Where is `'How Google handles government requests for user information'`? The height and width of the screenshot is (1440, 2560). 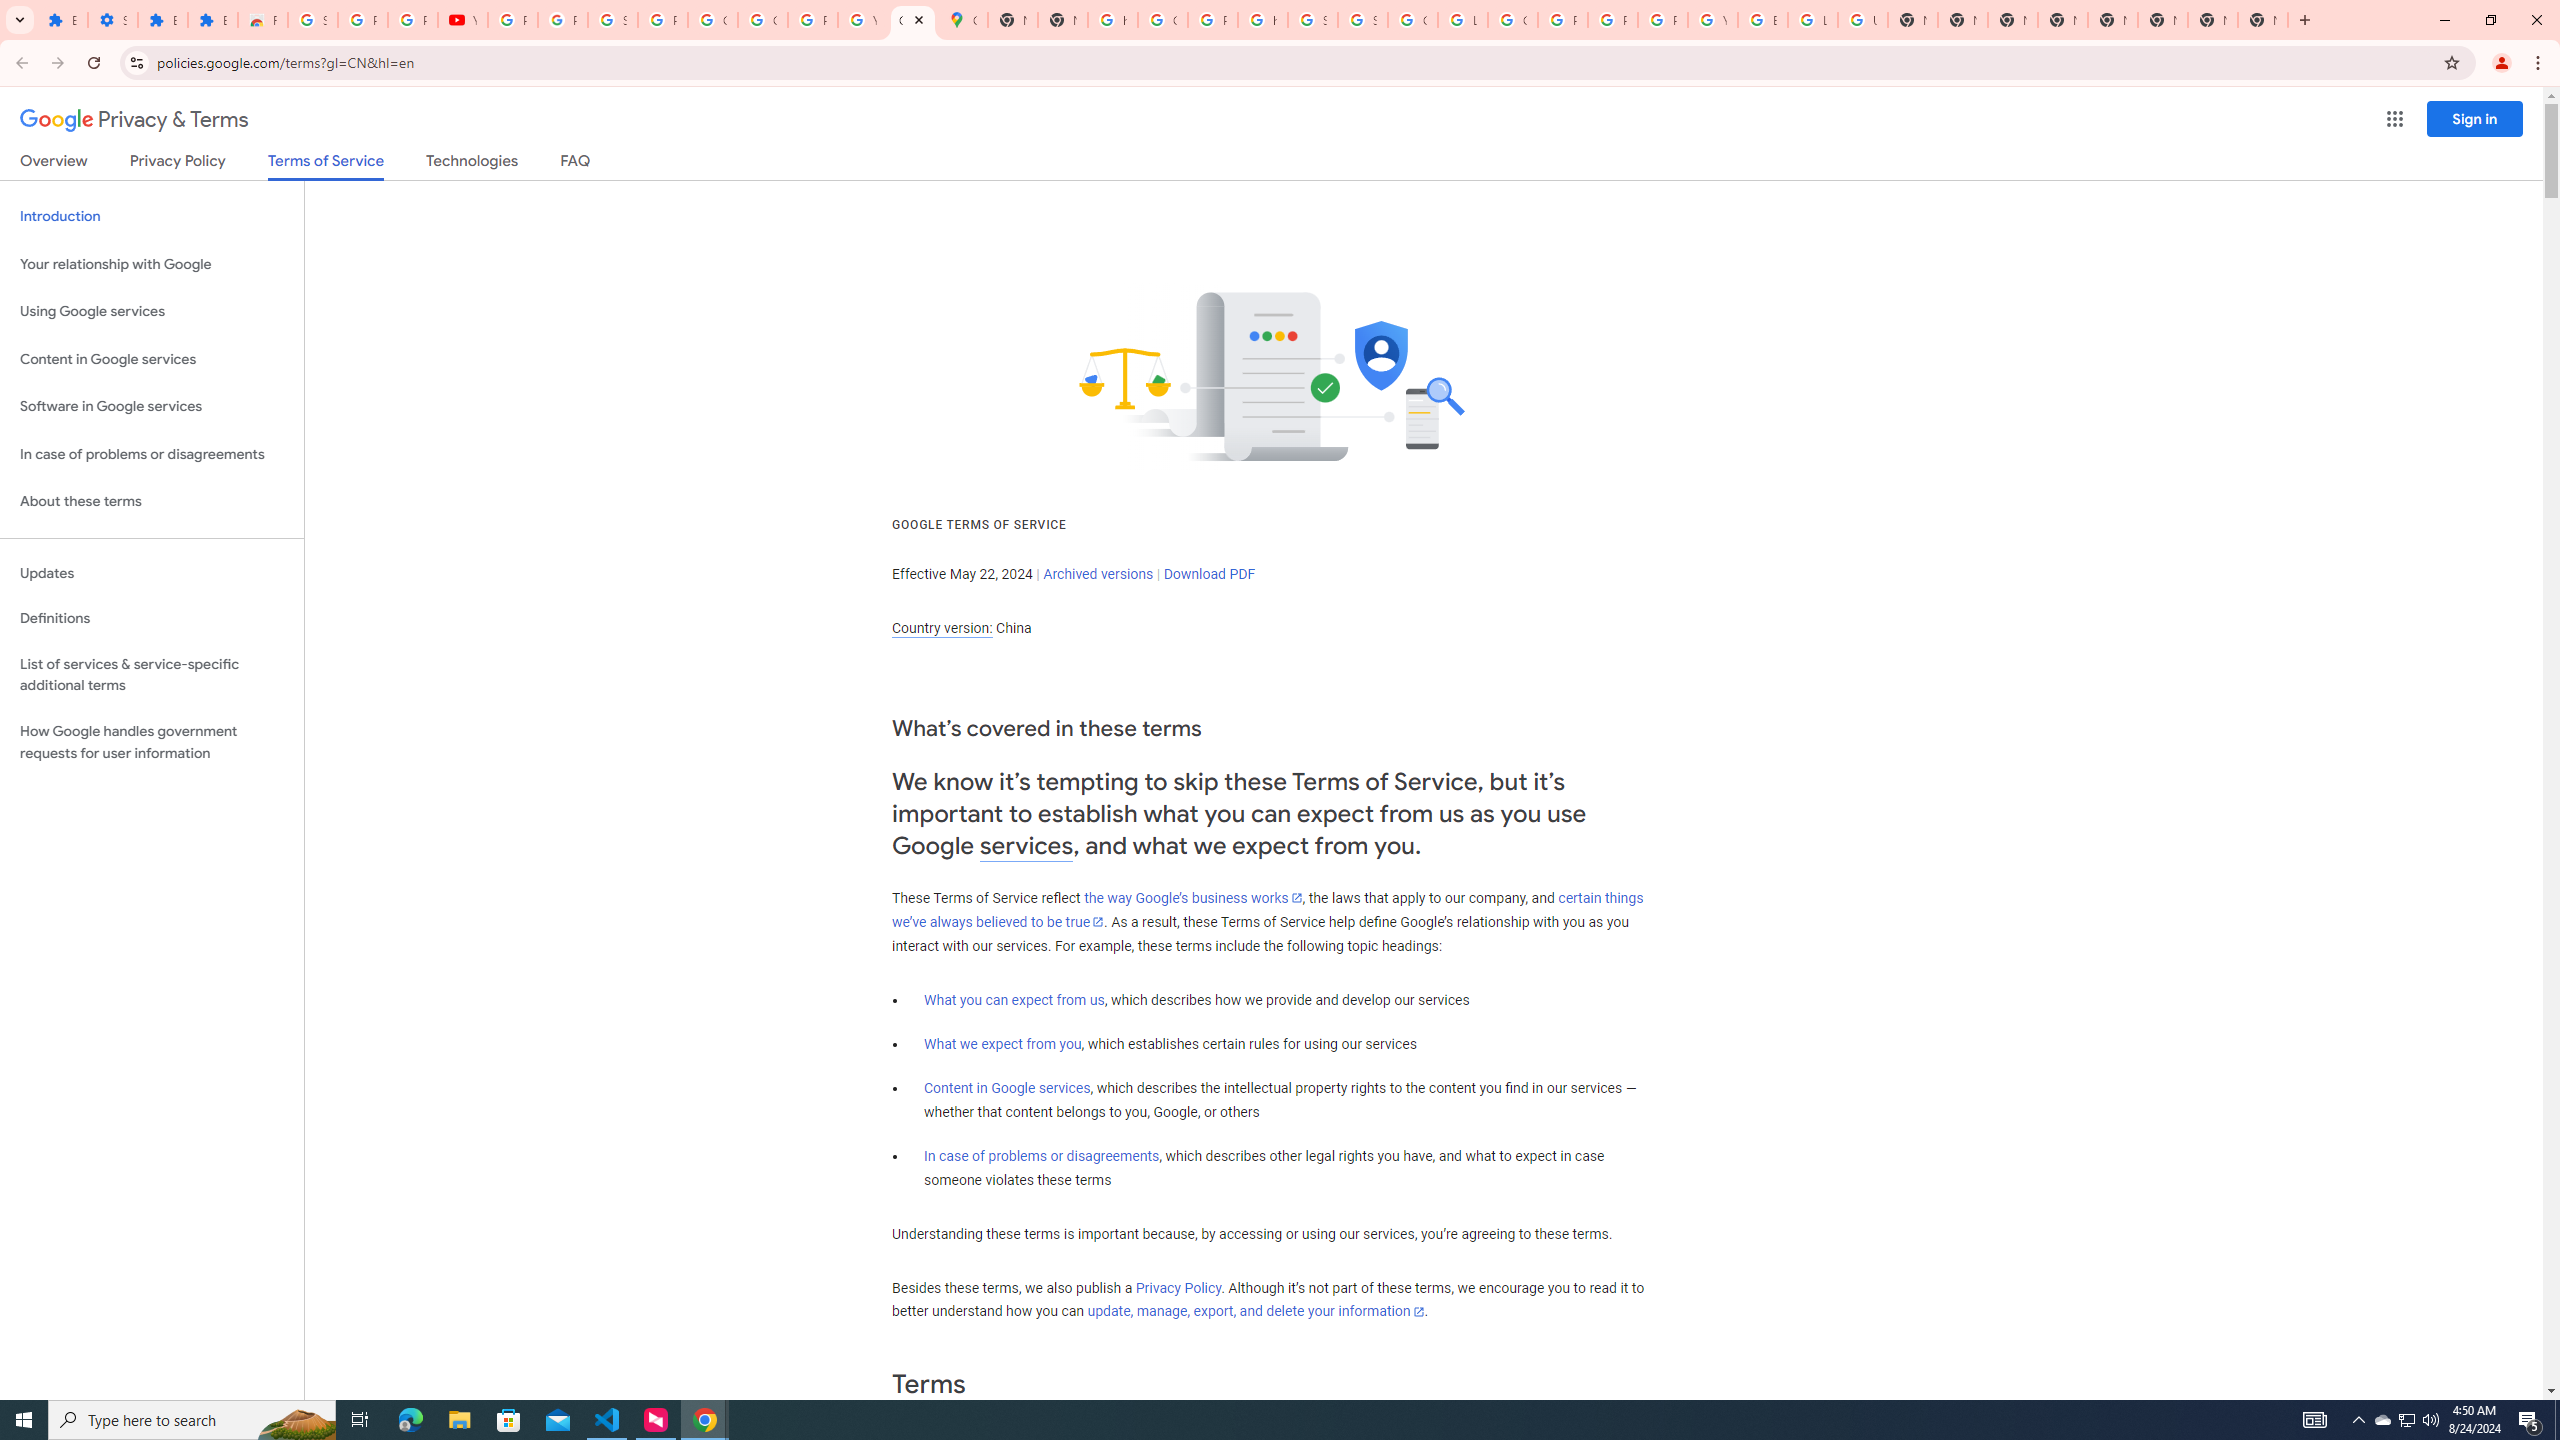 'How Google handles government requests for user information' is located at coordinates (151, 742).